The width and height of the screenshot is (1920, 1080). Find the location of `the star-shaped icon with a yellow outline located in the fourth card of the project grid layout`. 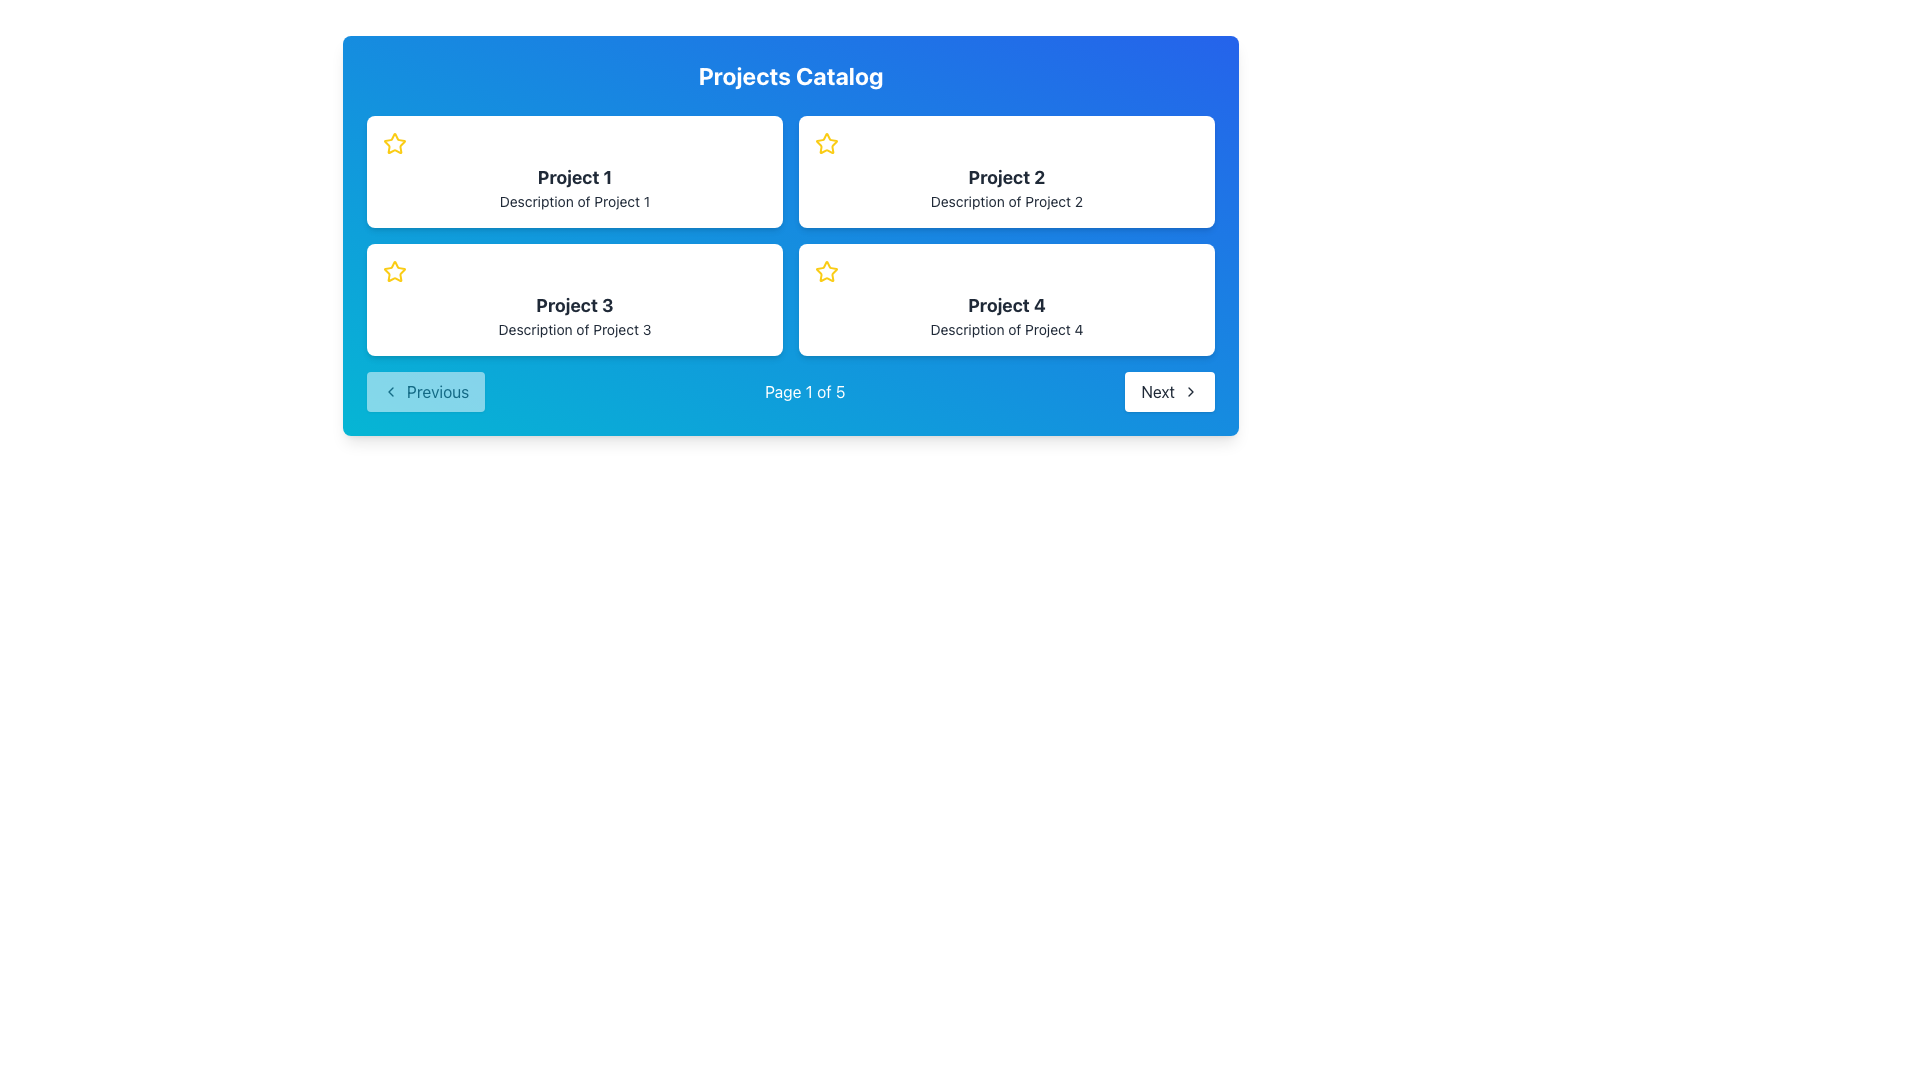

the star-shaped icon with a yellow outline located in the fourth card of the project grid layout is located at coordinates (826, 271).